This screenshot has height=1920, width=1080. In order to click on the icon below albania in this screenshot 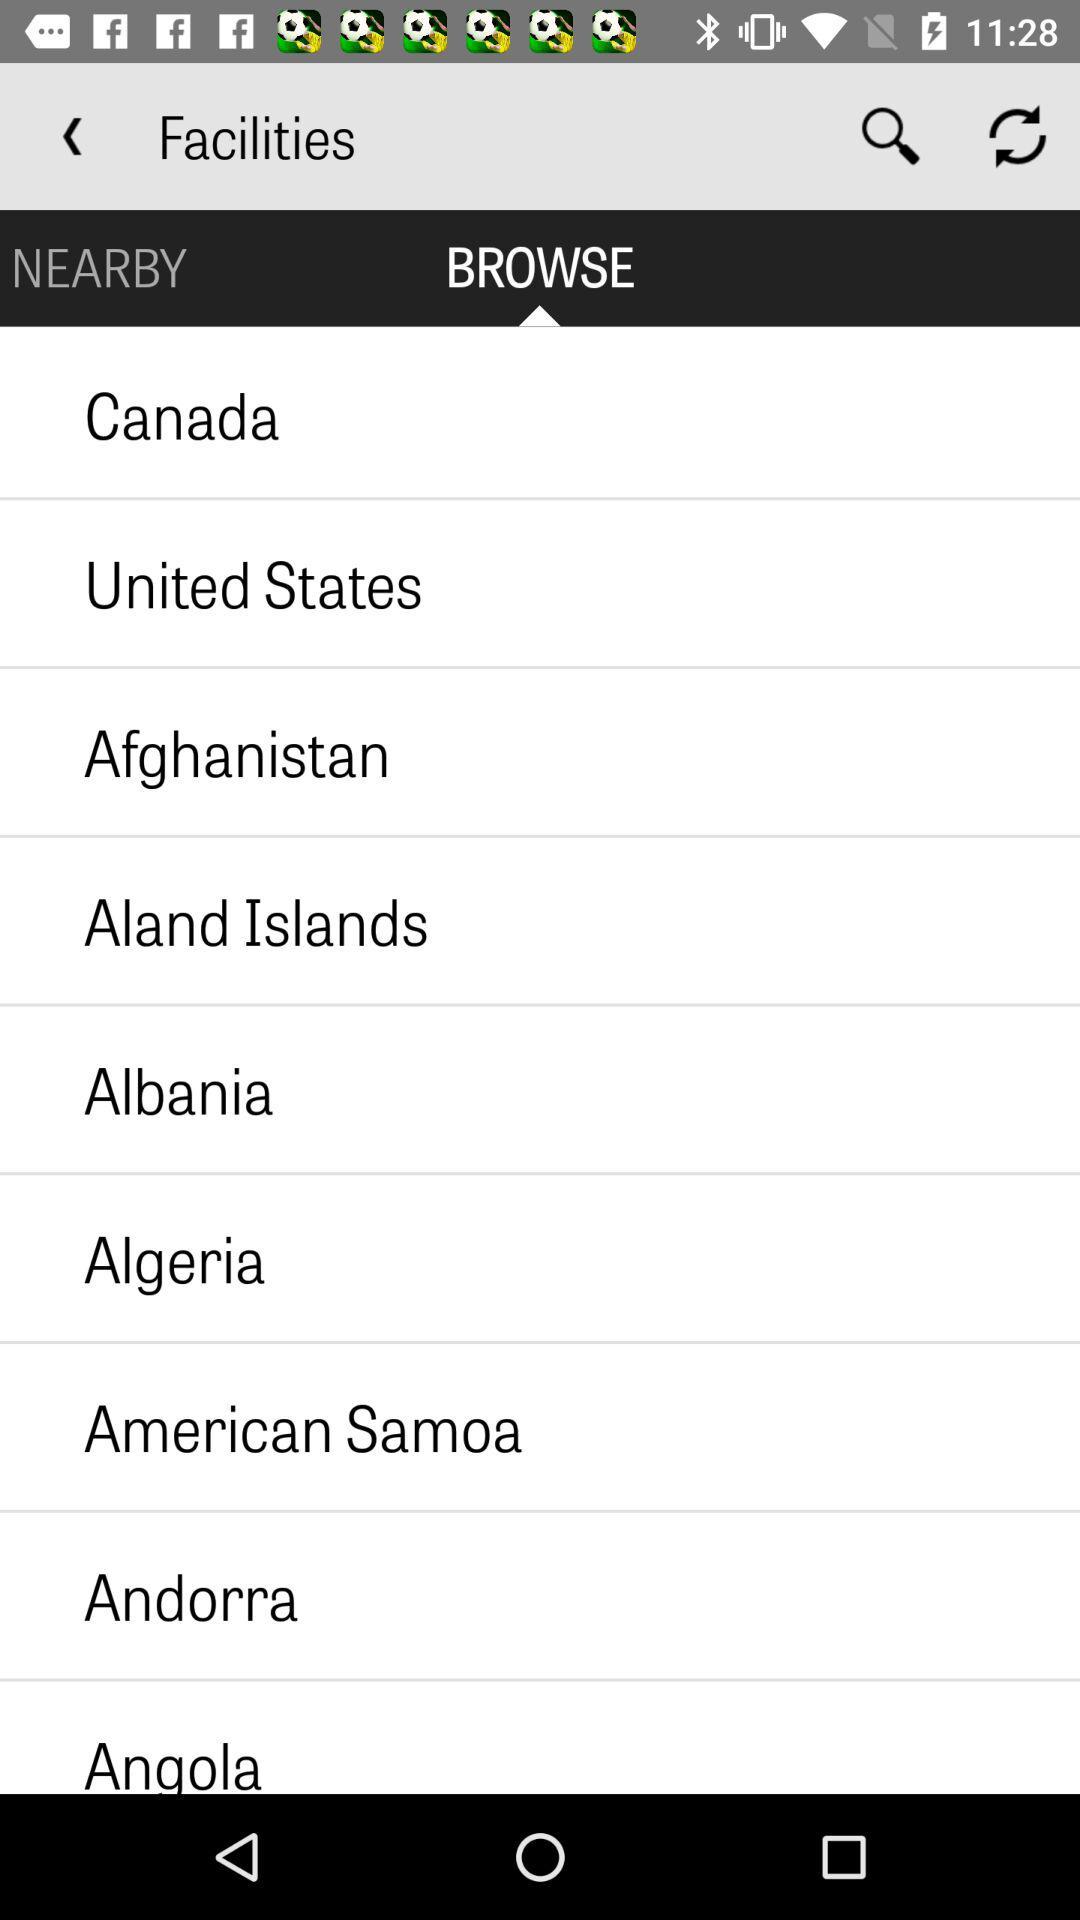, I will do `click(133, 1257)`.